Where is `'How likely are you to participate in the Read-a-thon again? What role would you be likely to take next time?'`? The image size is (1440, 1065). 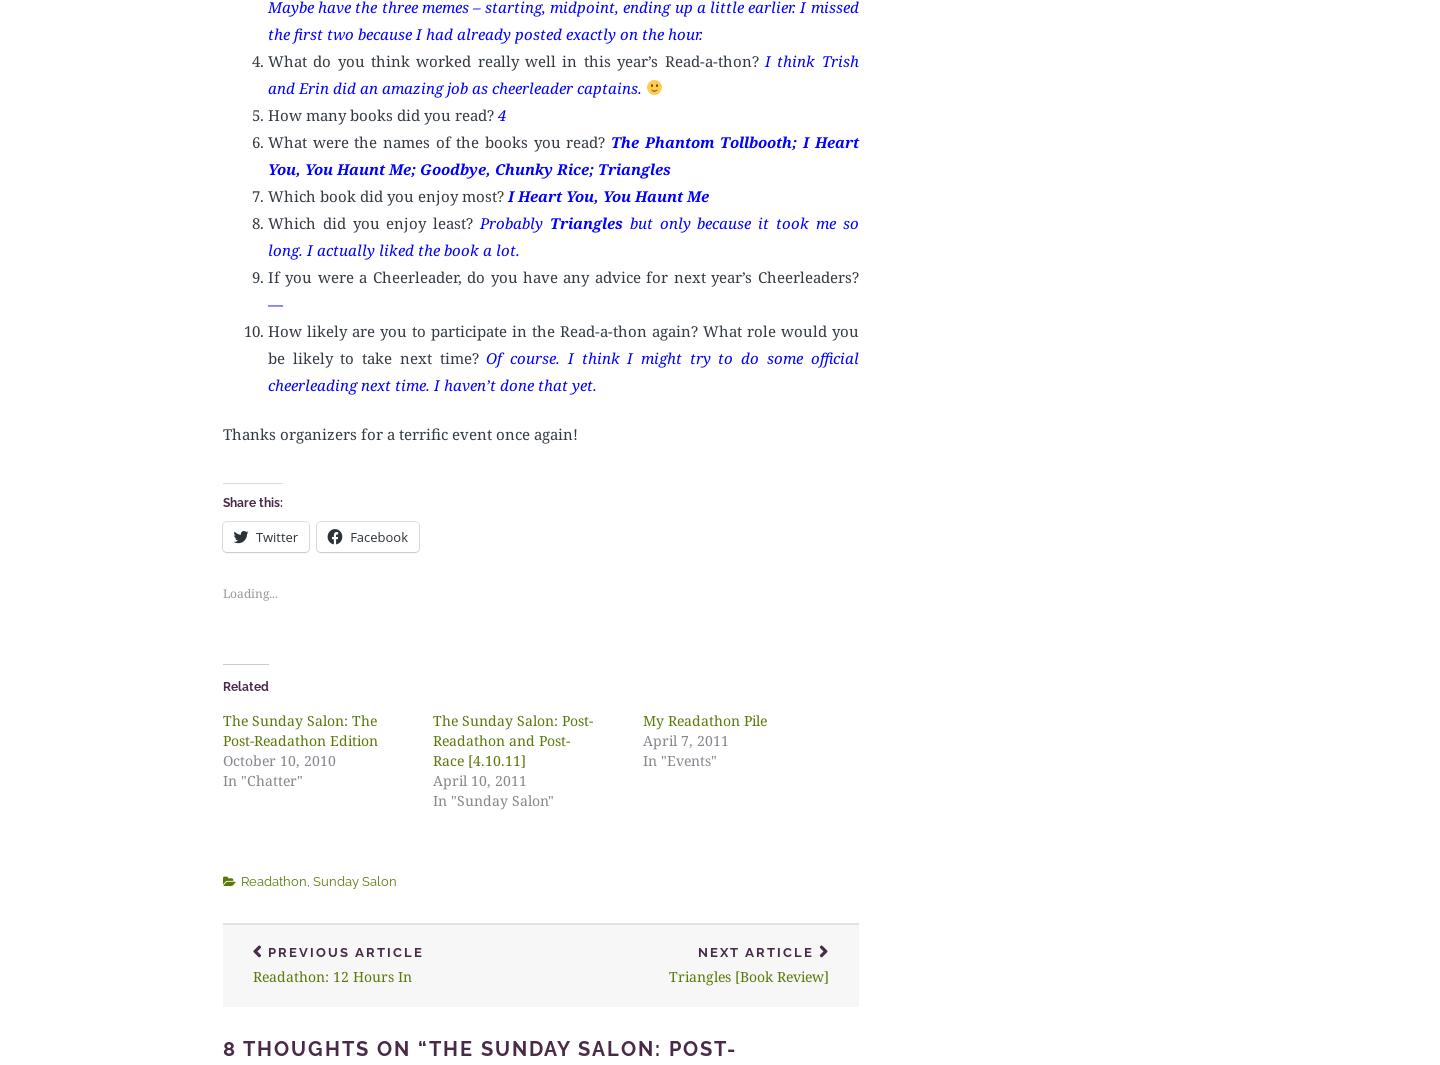
'How likely are you to participate in the Read-a-thon again? What role would you be likely to take next time?' is located at coordinates (563, 342).